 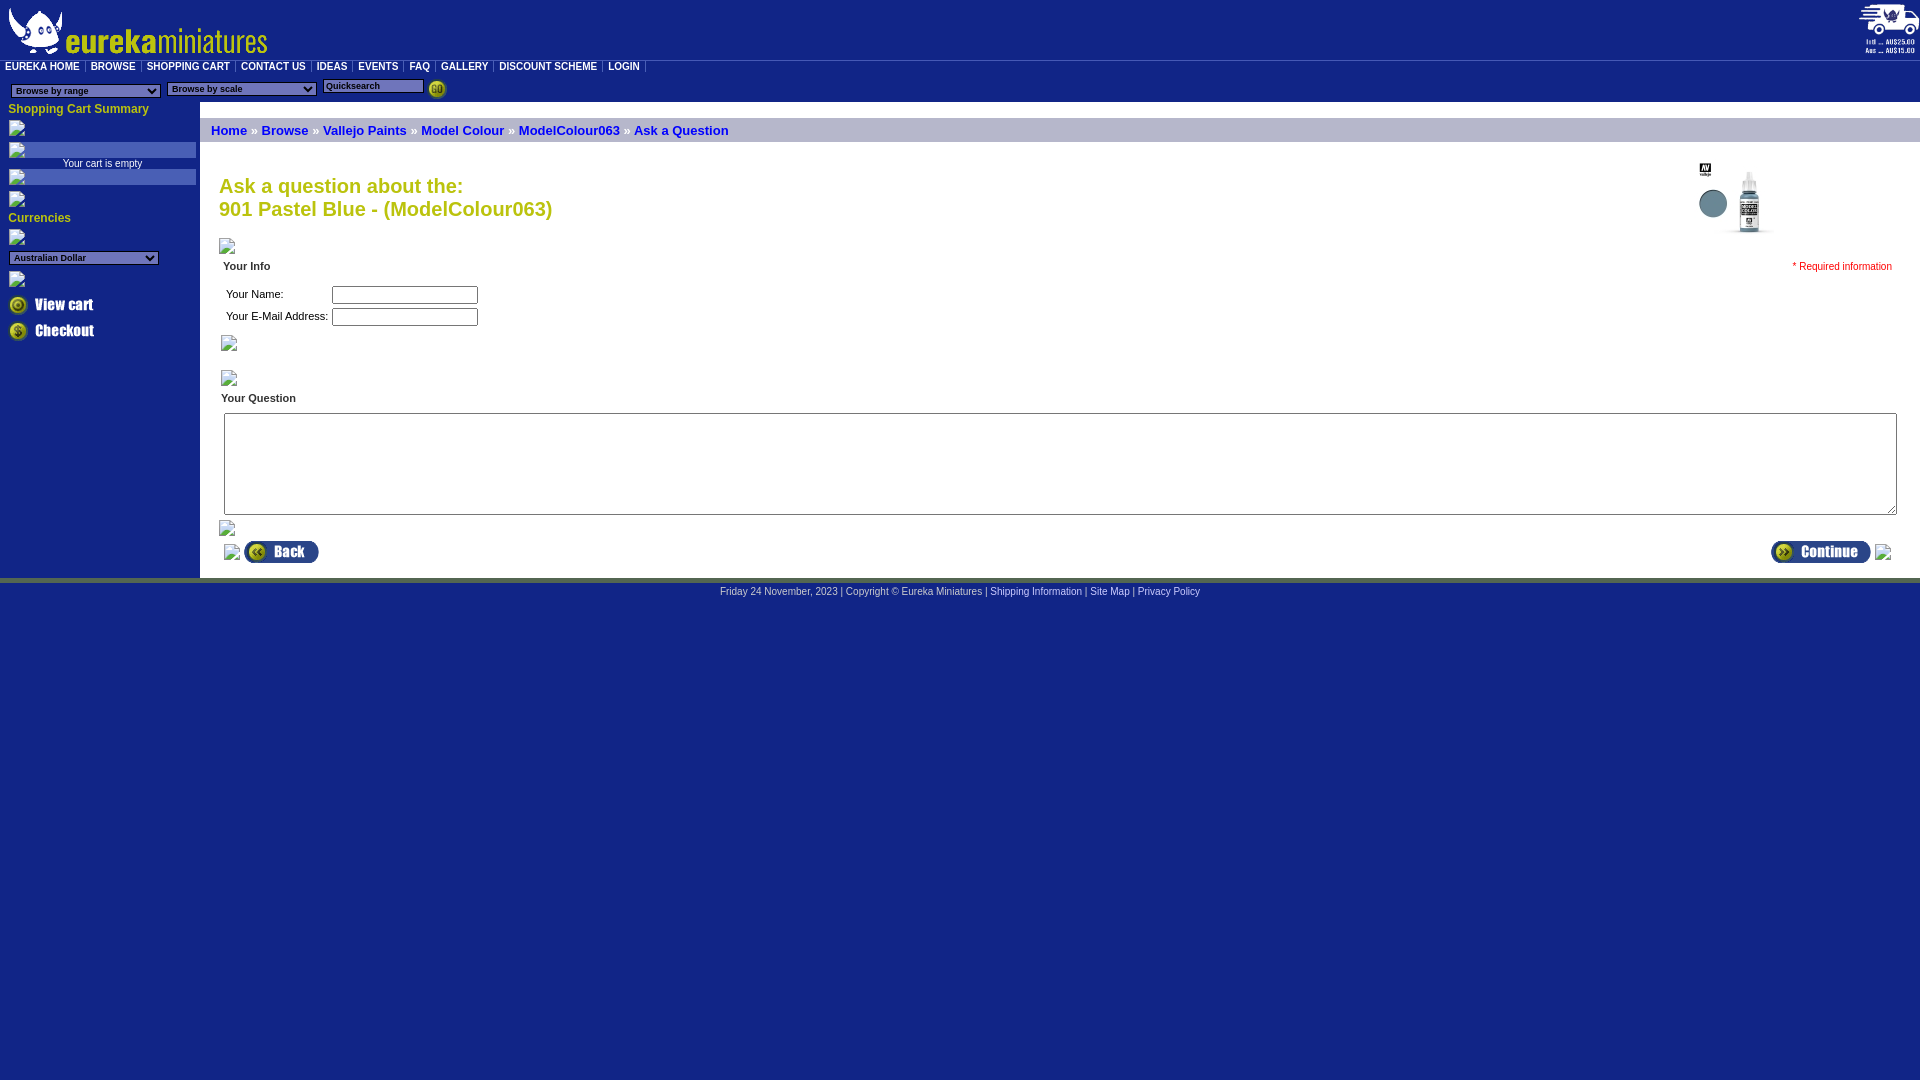 I want to click on 'Ask a Question', so click(x=681, y=129).